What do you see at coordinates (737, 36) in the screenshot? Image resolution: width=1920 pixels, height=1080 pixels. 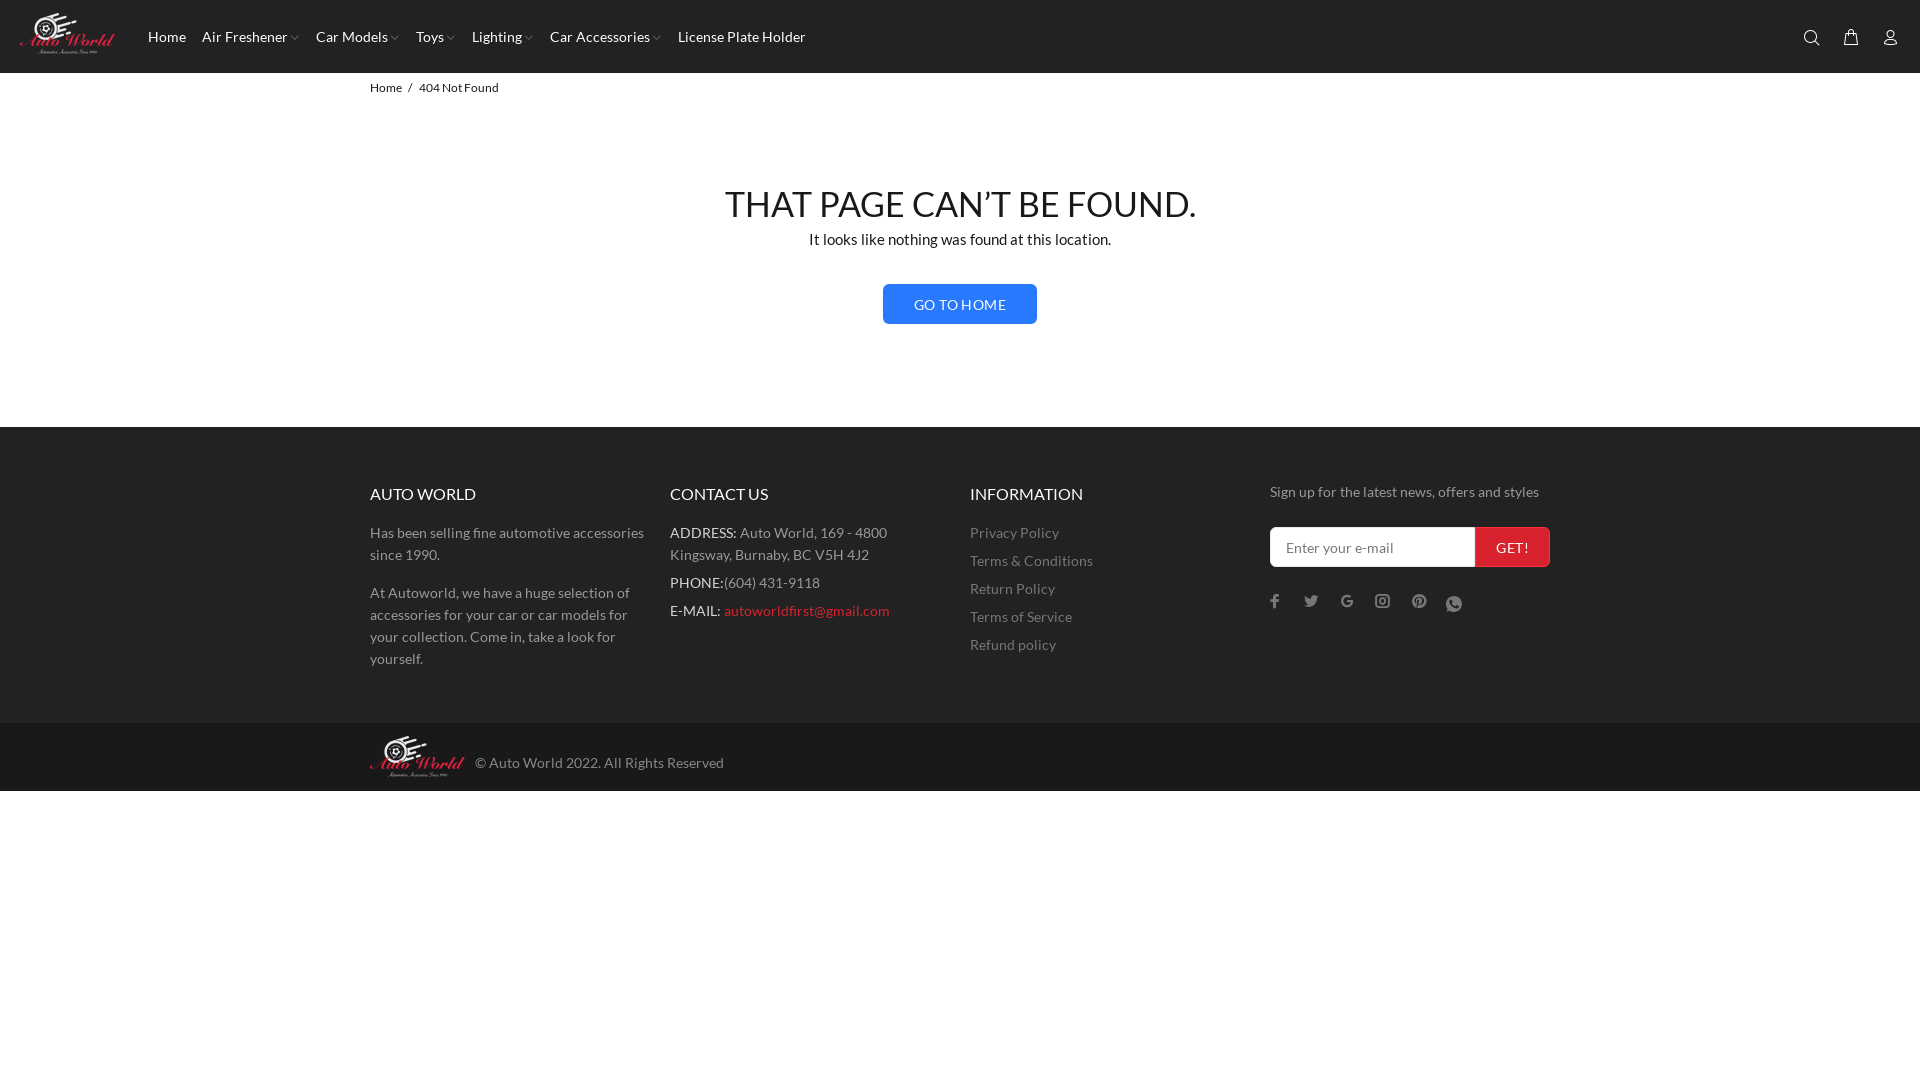 I see `'License Plate Holder'` at bounding box center [737, 36].